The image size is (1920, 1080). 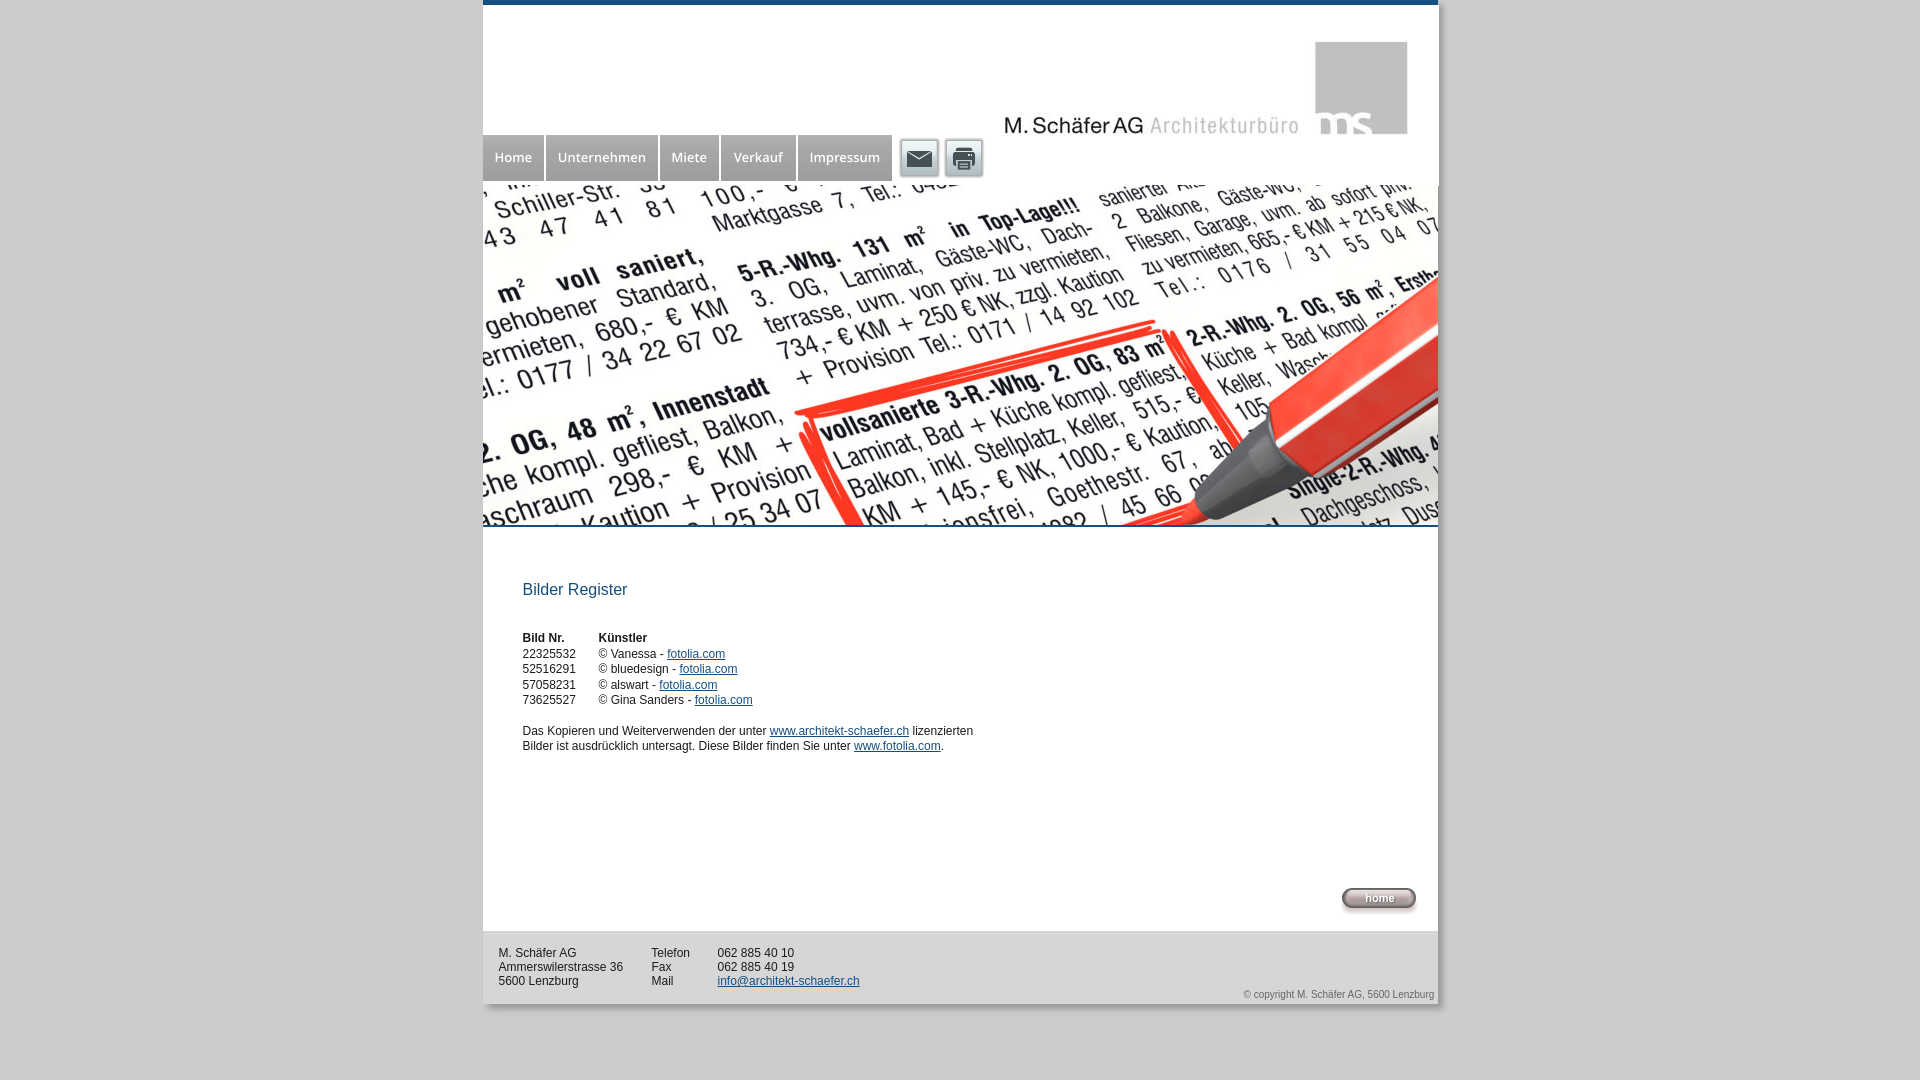 What do you see at coordinates (854, 745) in the screenshot?
I see `'www.fotolia.com'` at bounding box center [854, 745].